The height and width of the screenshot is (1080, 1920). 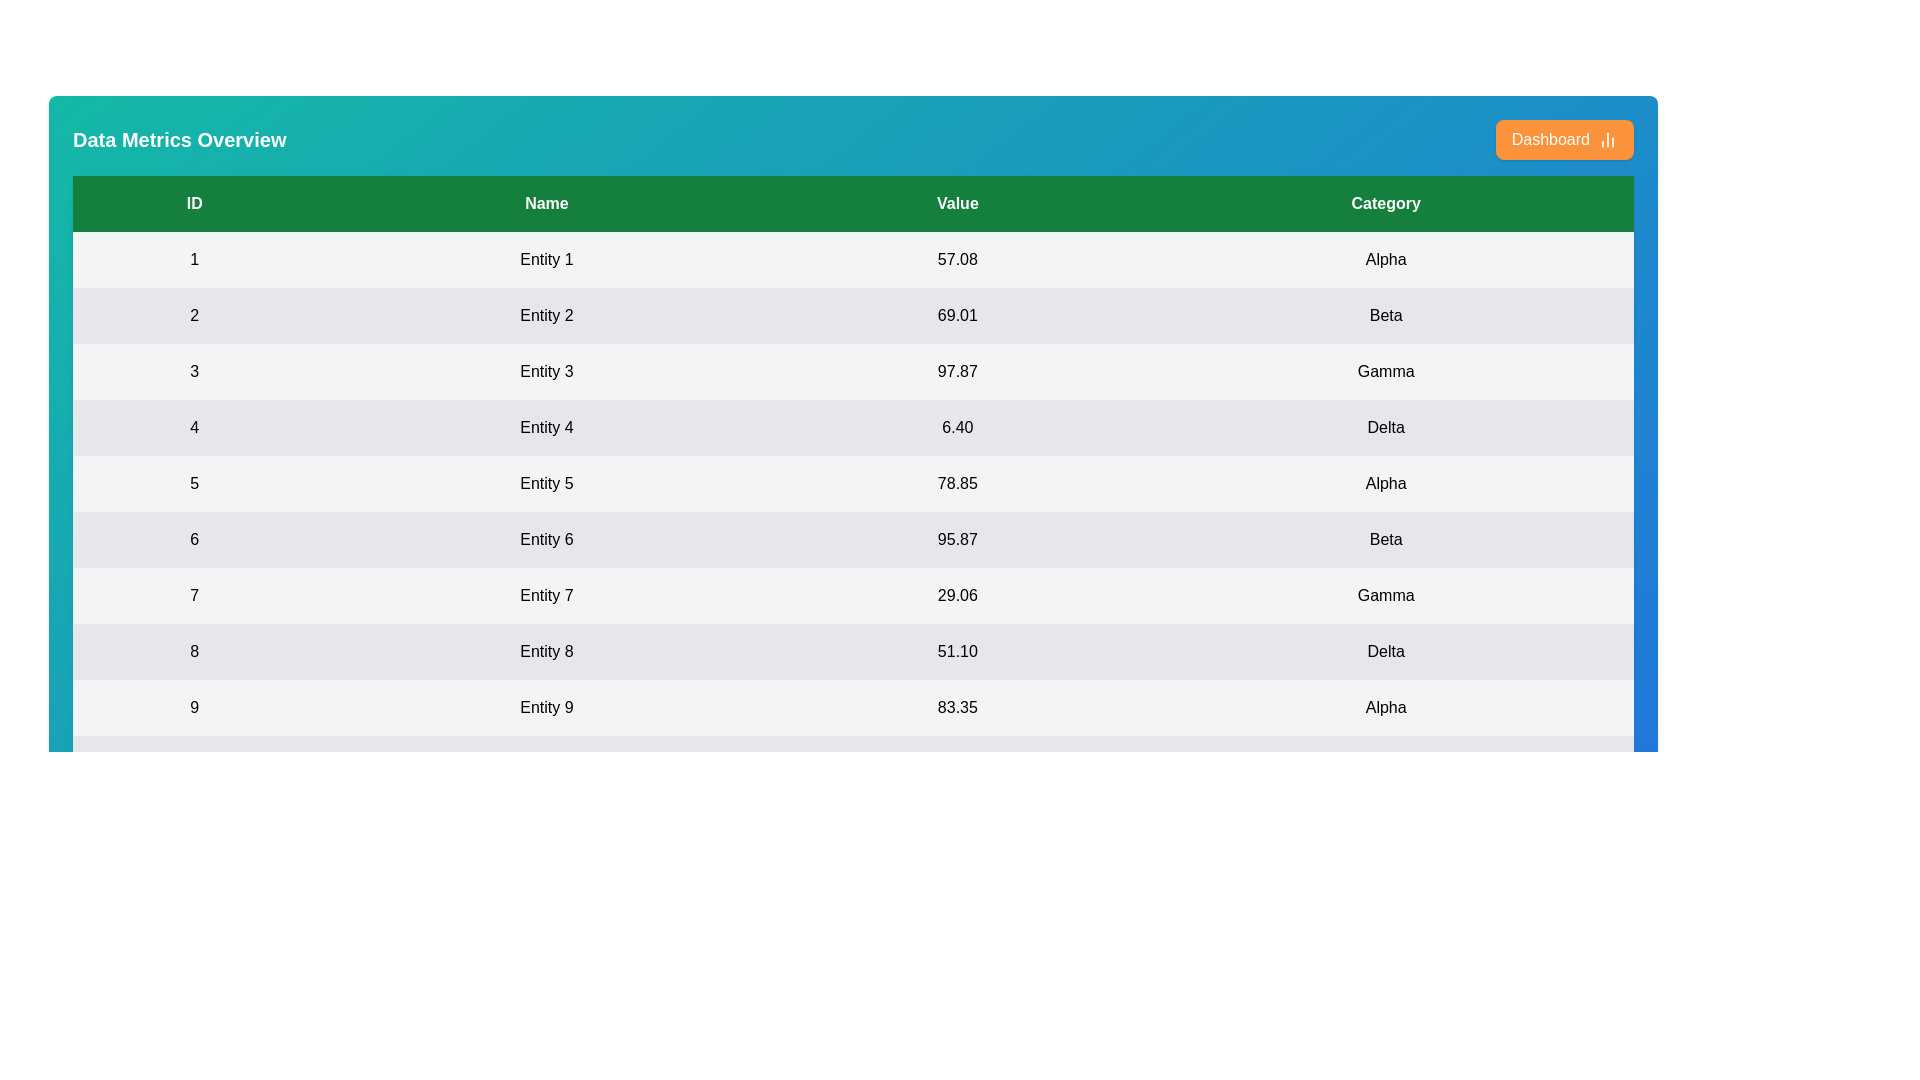 What do you see at coordinates (853, 427) in the screenshot?
I see `the row corresponding to 4` at bounding box center [853, 427].